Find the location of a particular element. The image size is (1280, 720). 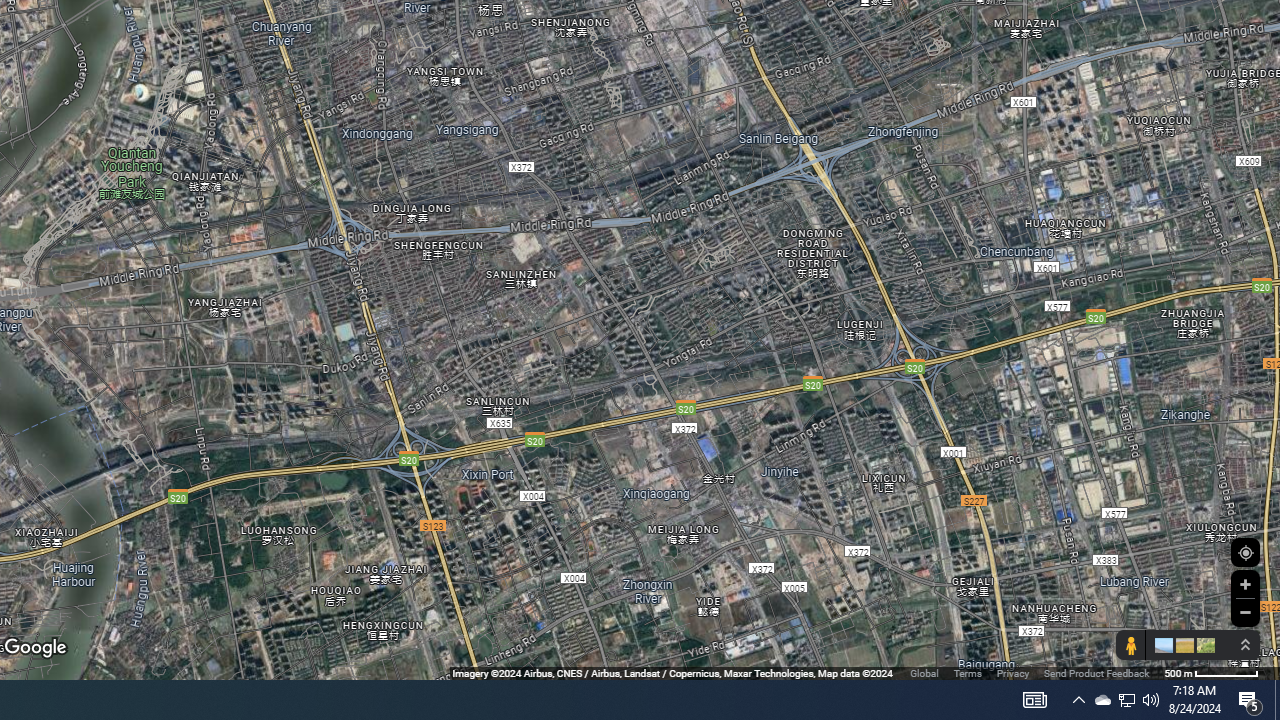

'Send Product Feedback' is located at coordinates (1095, 673).